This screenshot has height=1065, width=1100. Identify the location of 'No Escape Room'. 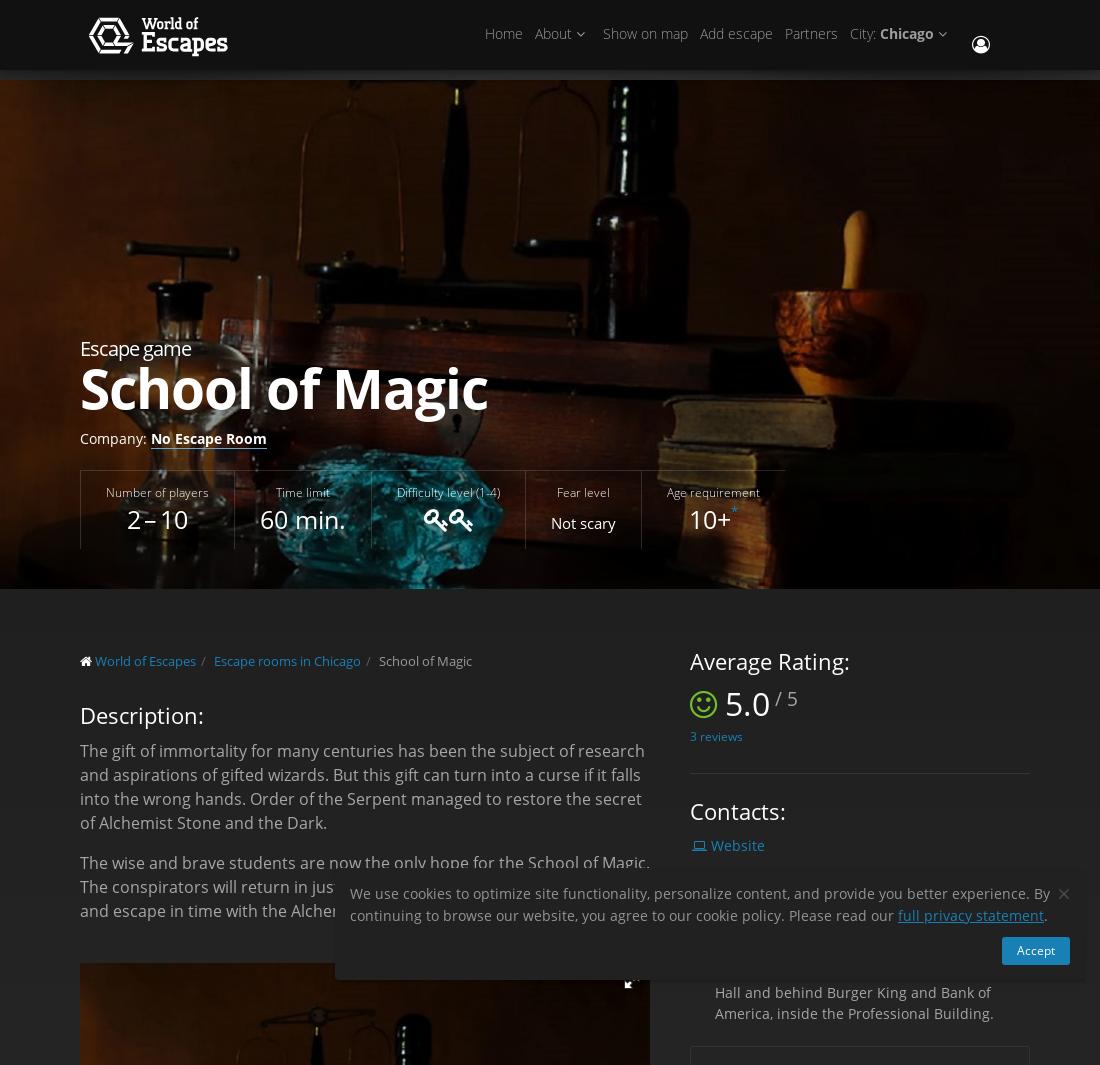
(209, 436).